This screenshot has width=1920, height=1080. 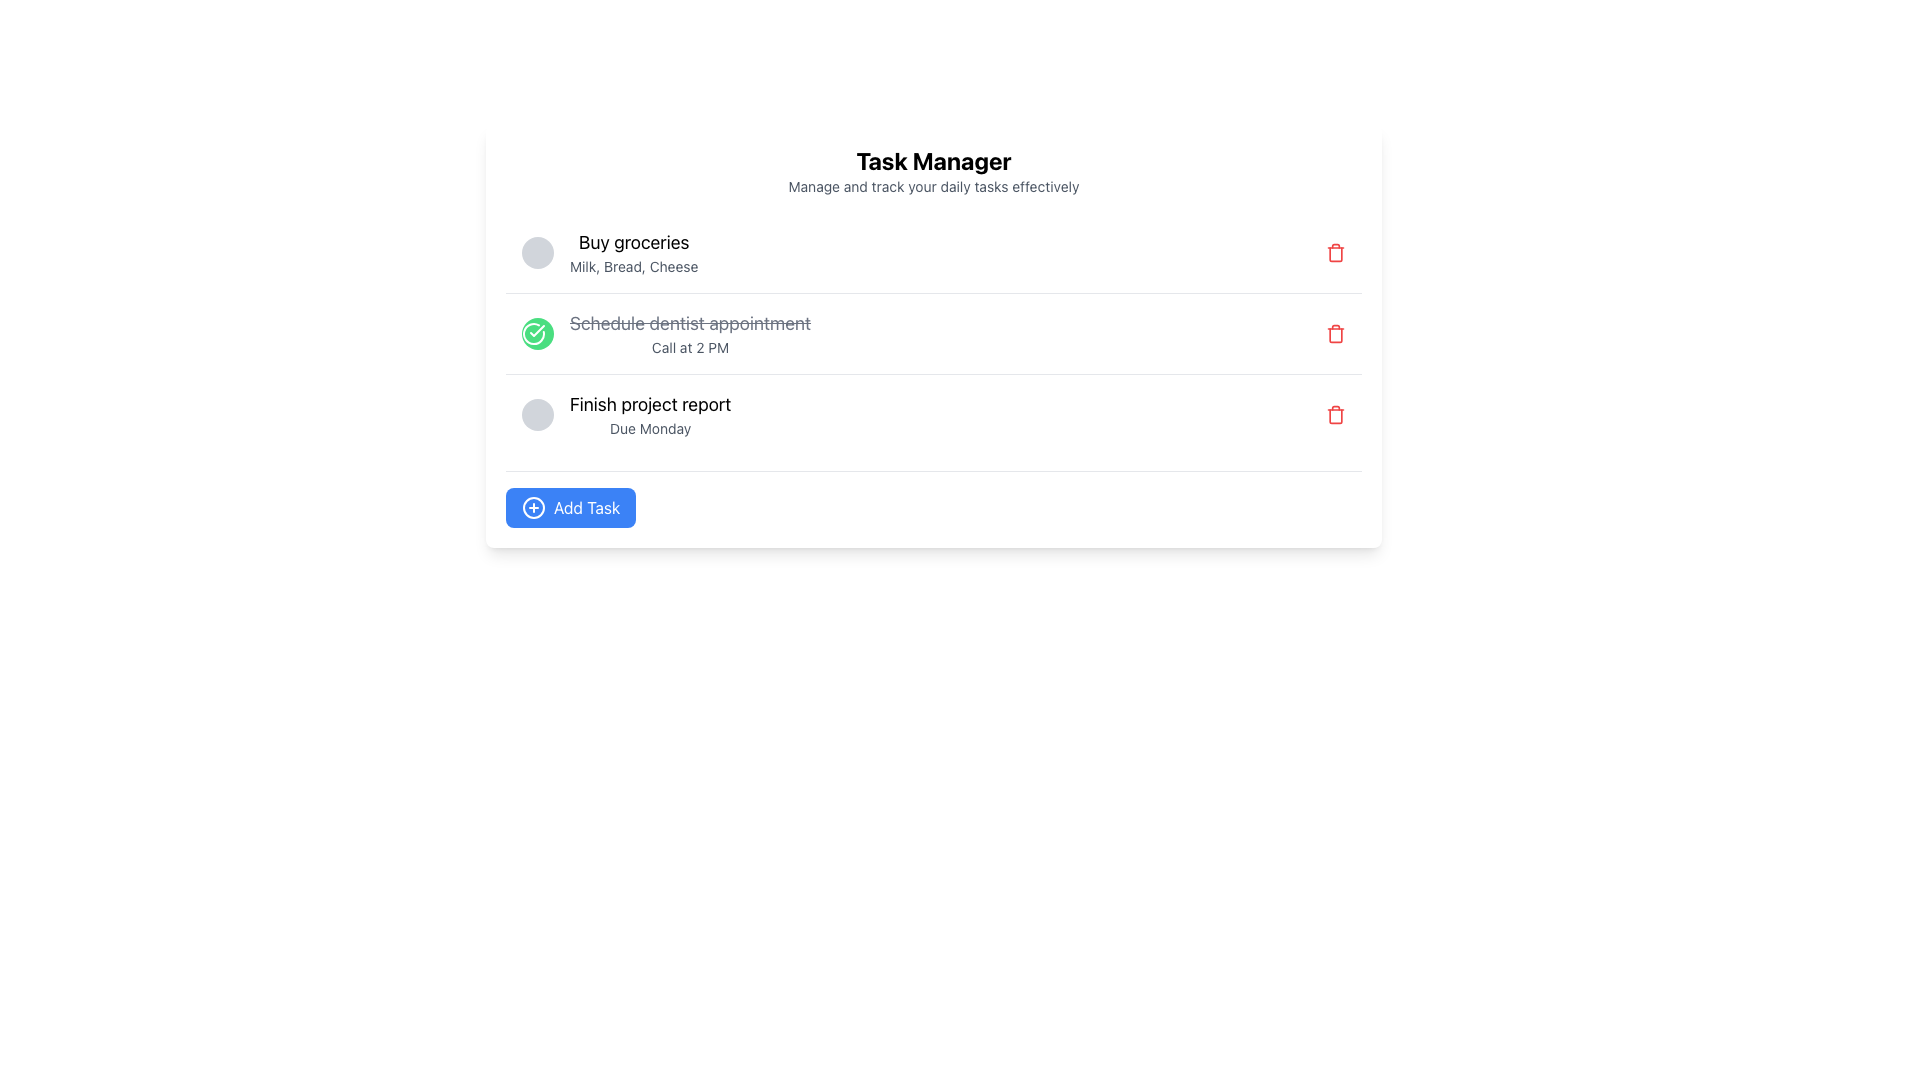 I want to click on the static text header that contains the text 'Buy groceries', which is visually distinct due to its larger, bold black font, located above the task details, so click(x=633, y=242).